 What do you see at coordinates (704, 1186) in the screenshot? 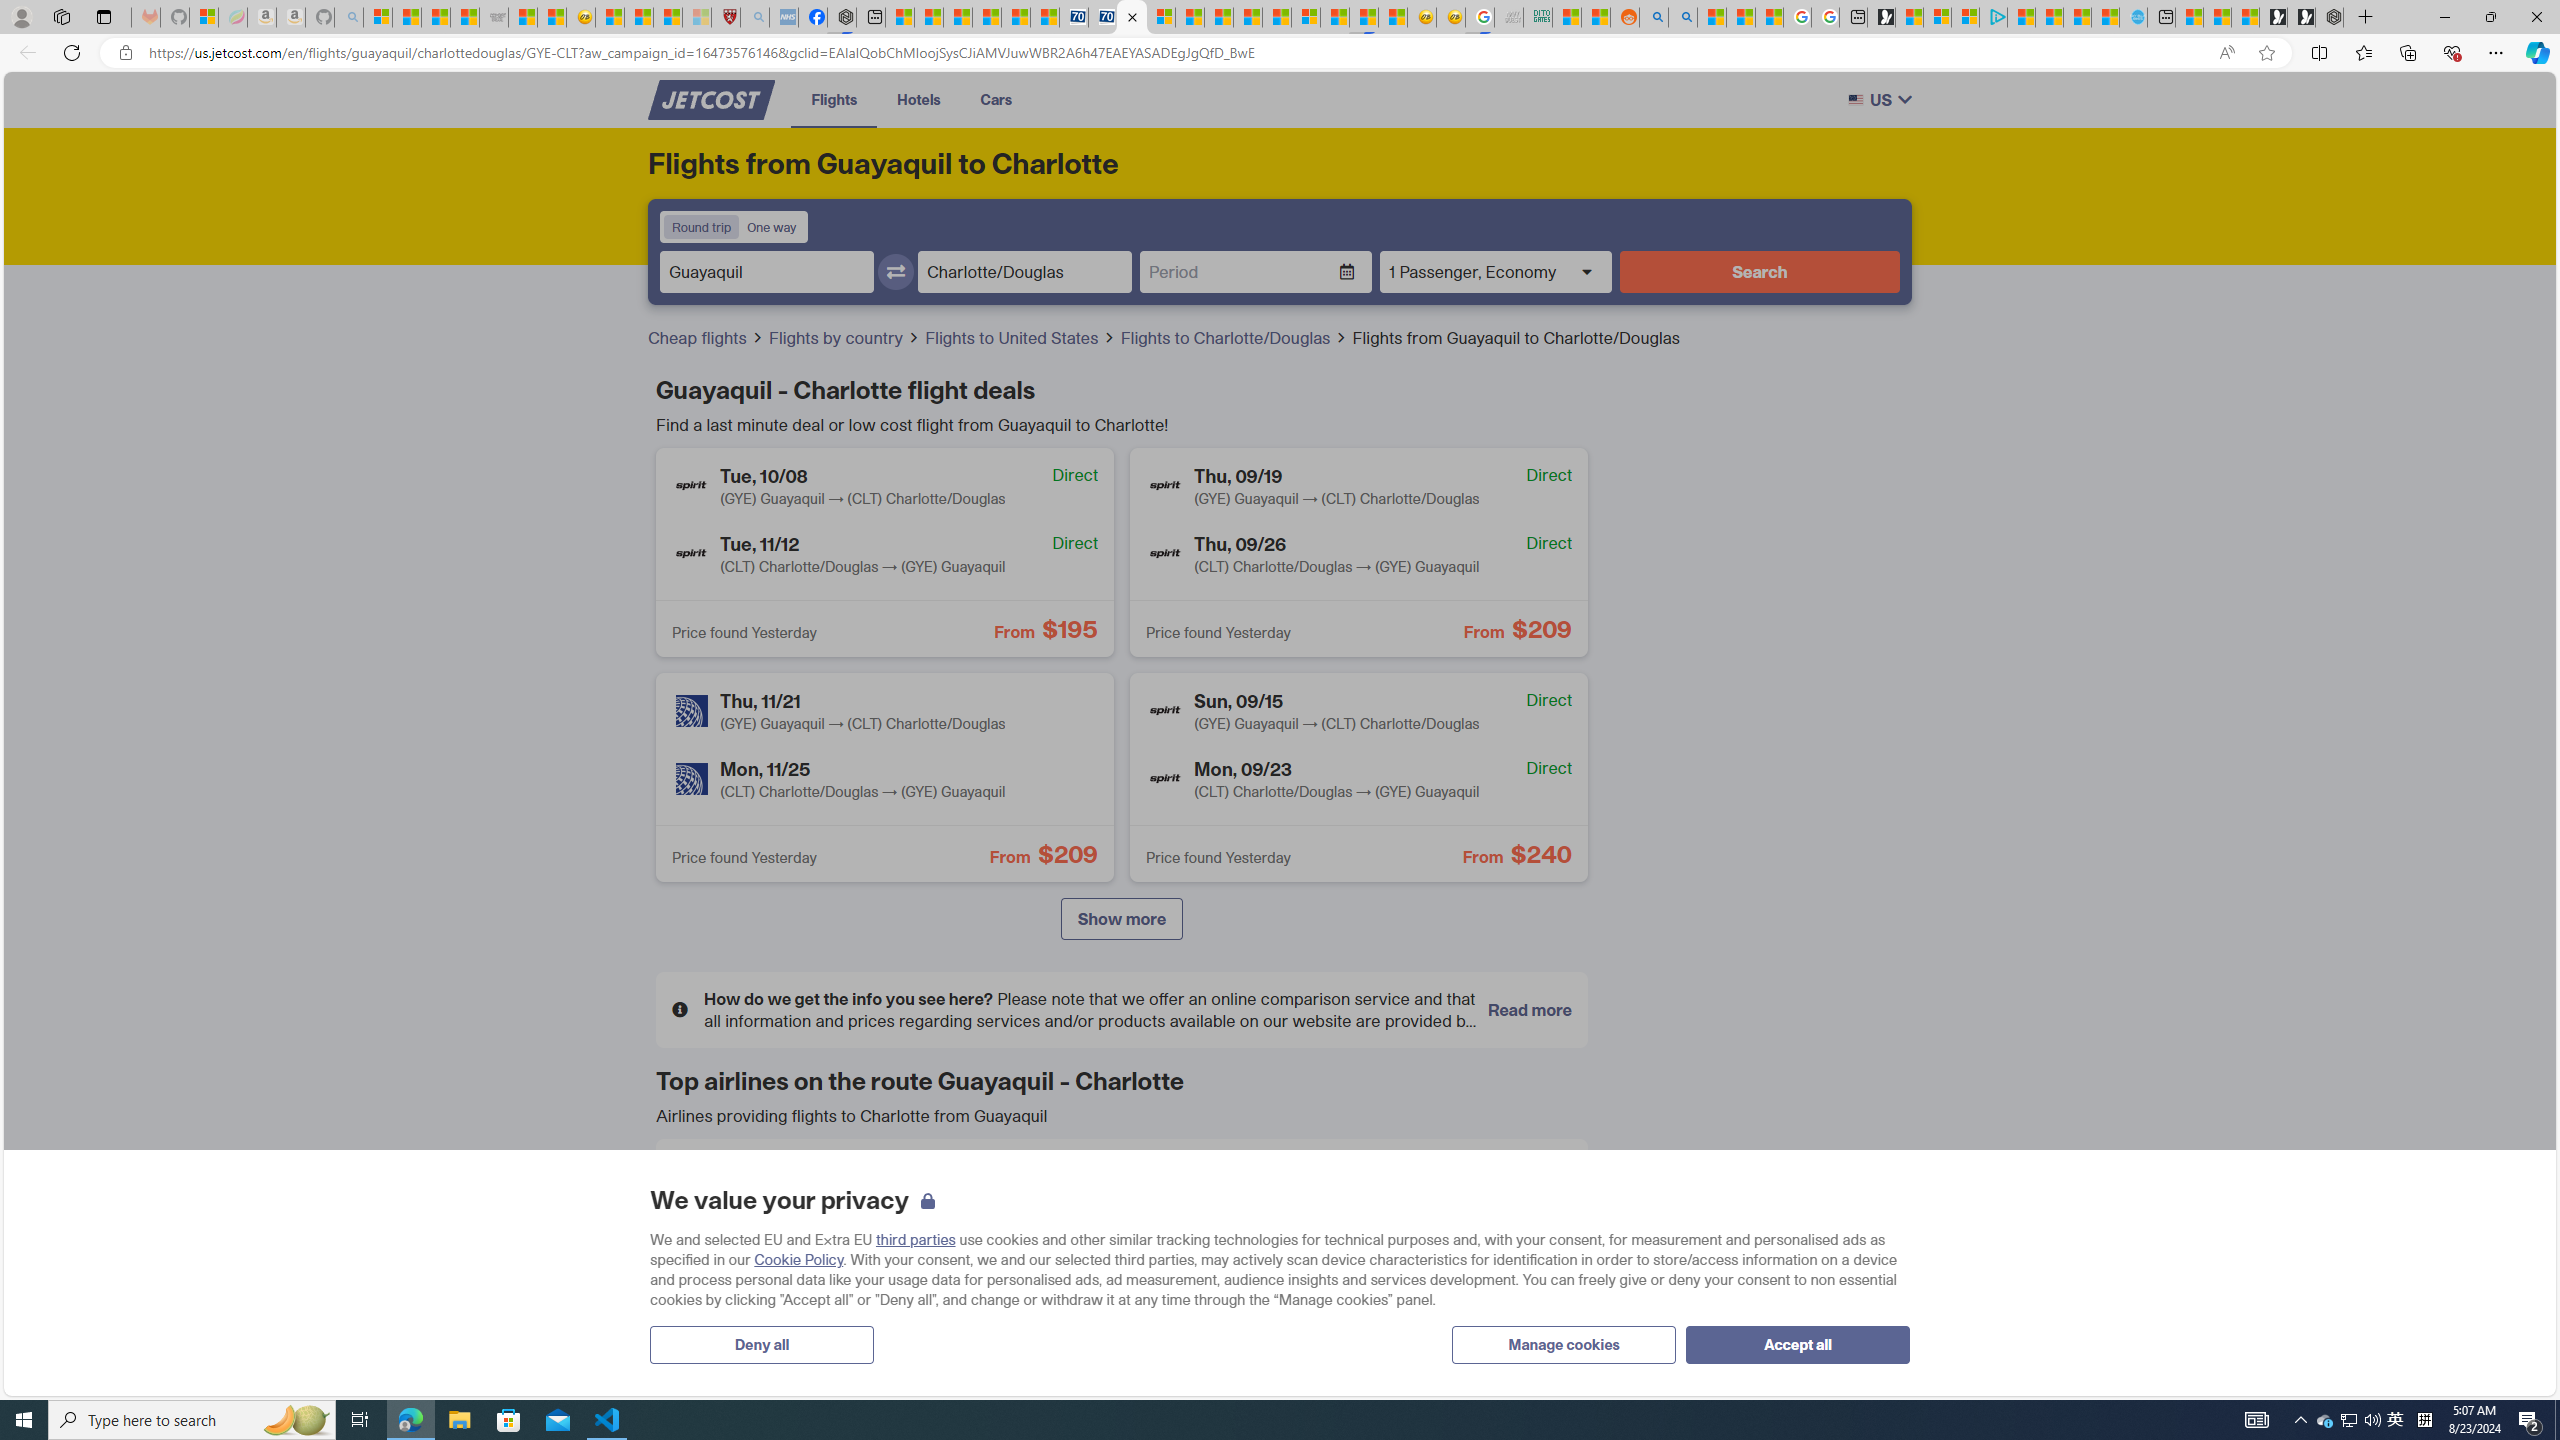
I see `'American Airlines'` at bounding box center [704, 1186].